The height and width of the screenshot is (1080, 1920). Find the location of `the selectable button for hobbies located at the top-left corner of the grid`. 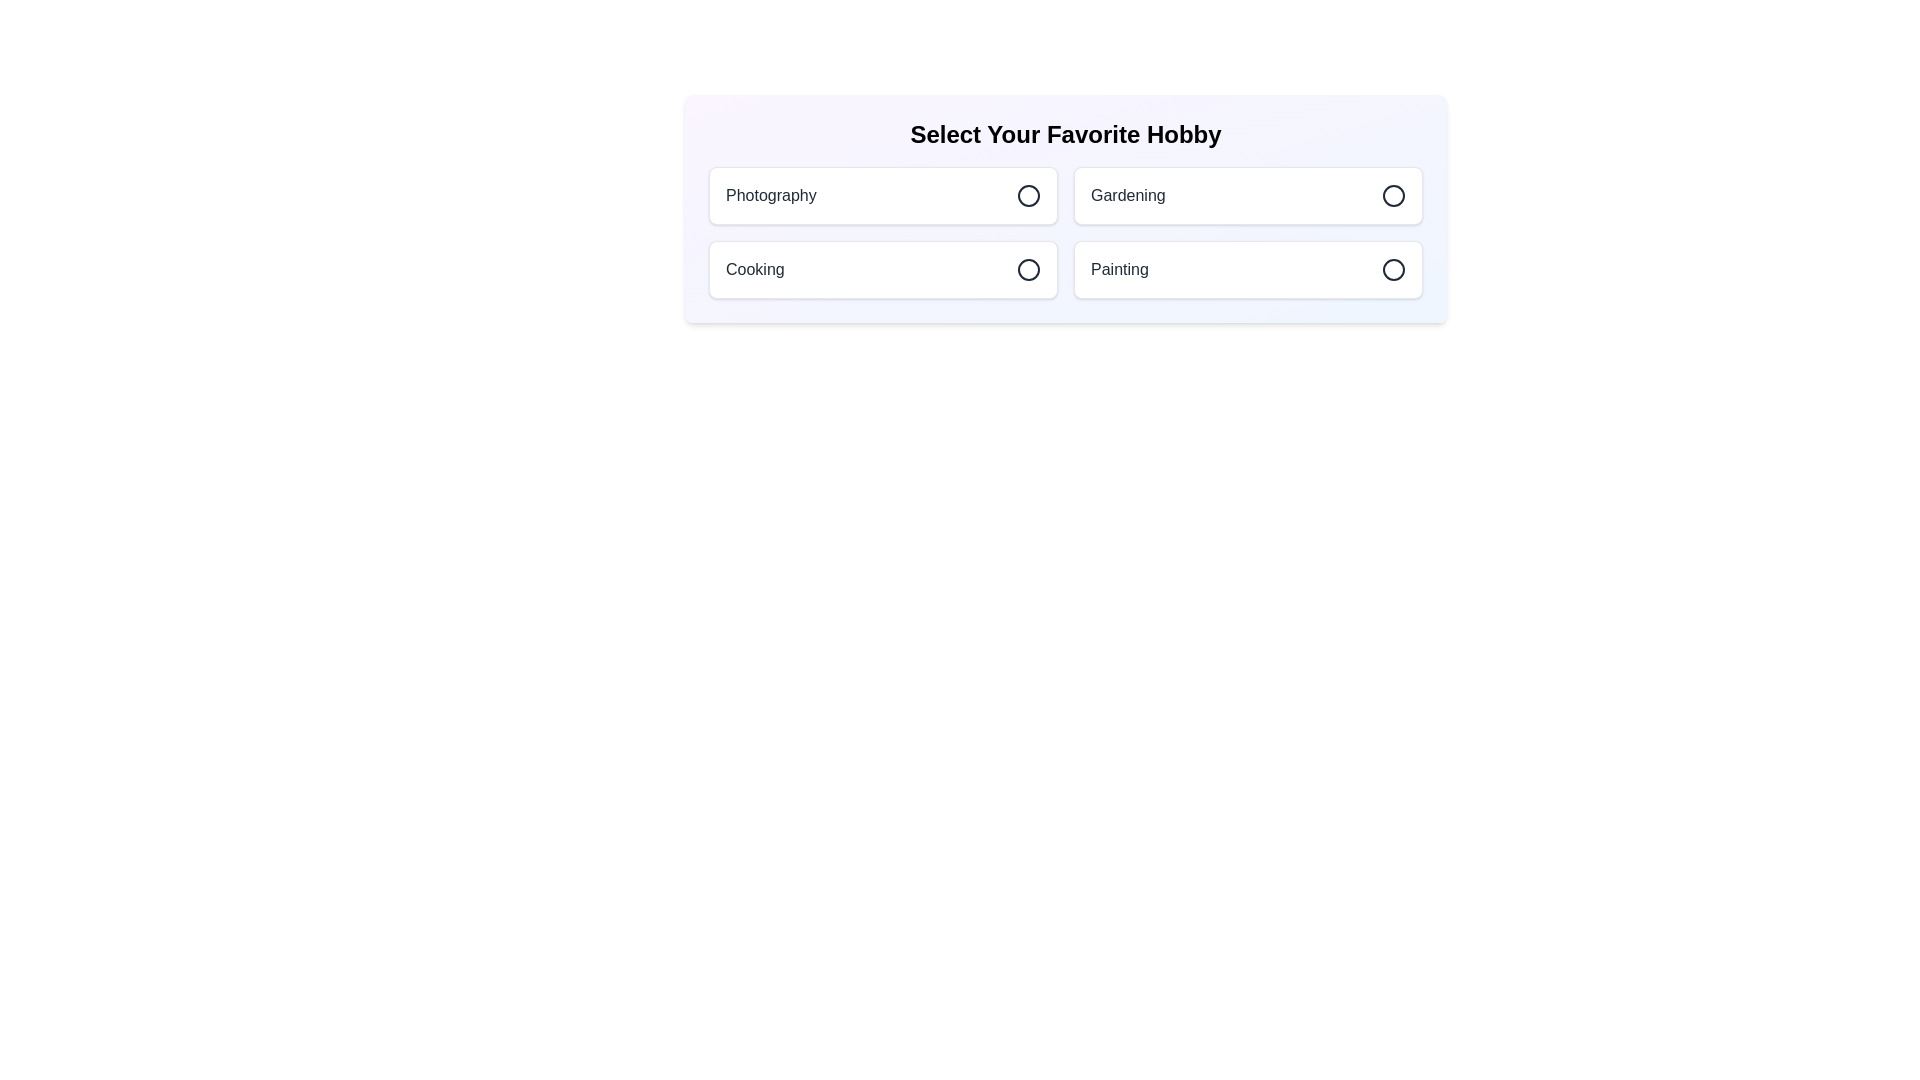

the selectable button for hobbies located at the top-left corner of the grid is located at coordinates (882, 196).